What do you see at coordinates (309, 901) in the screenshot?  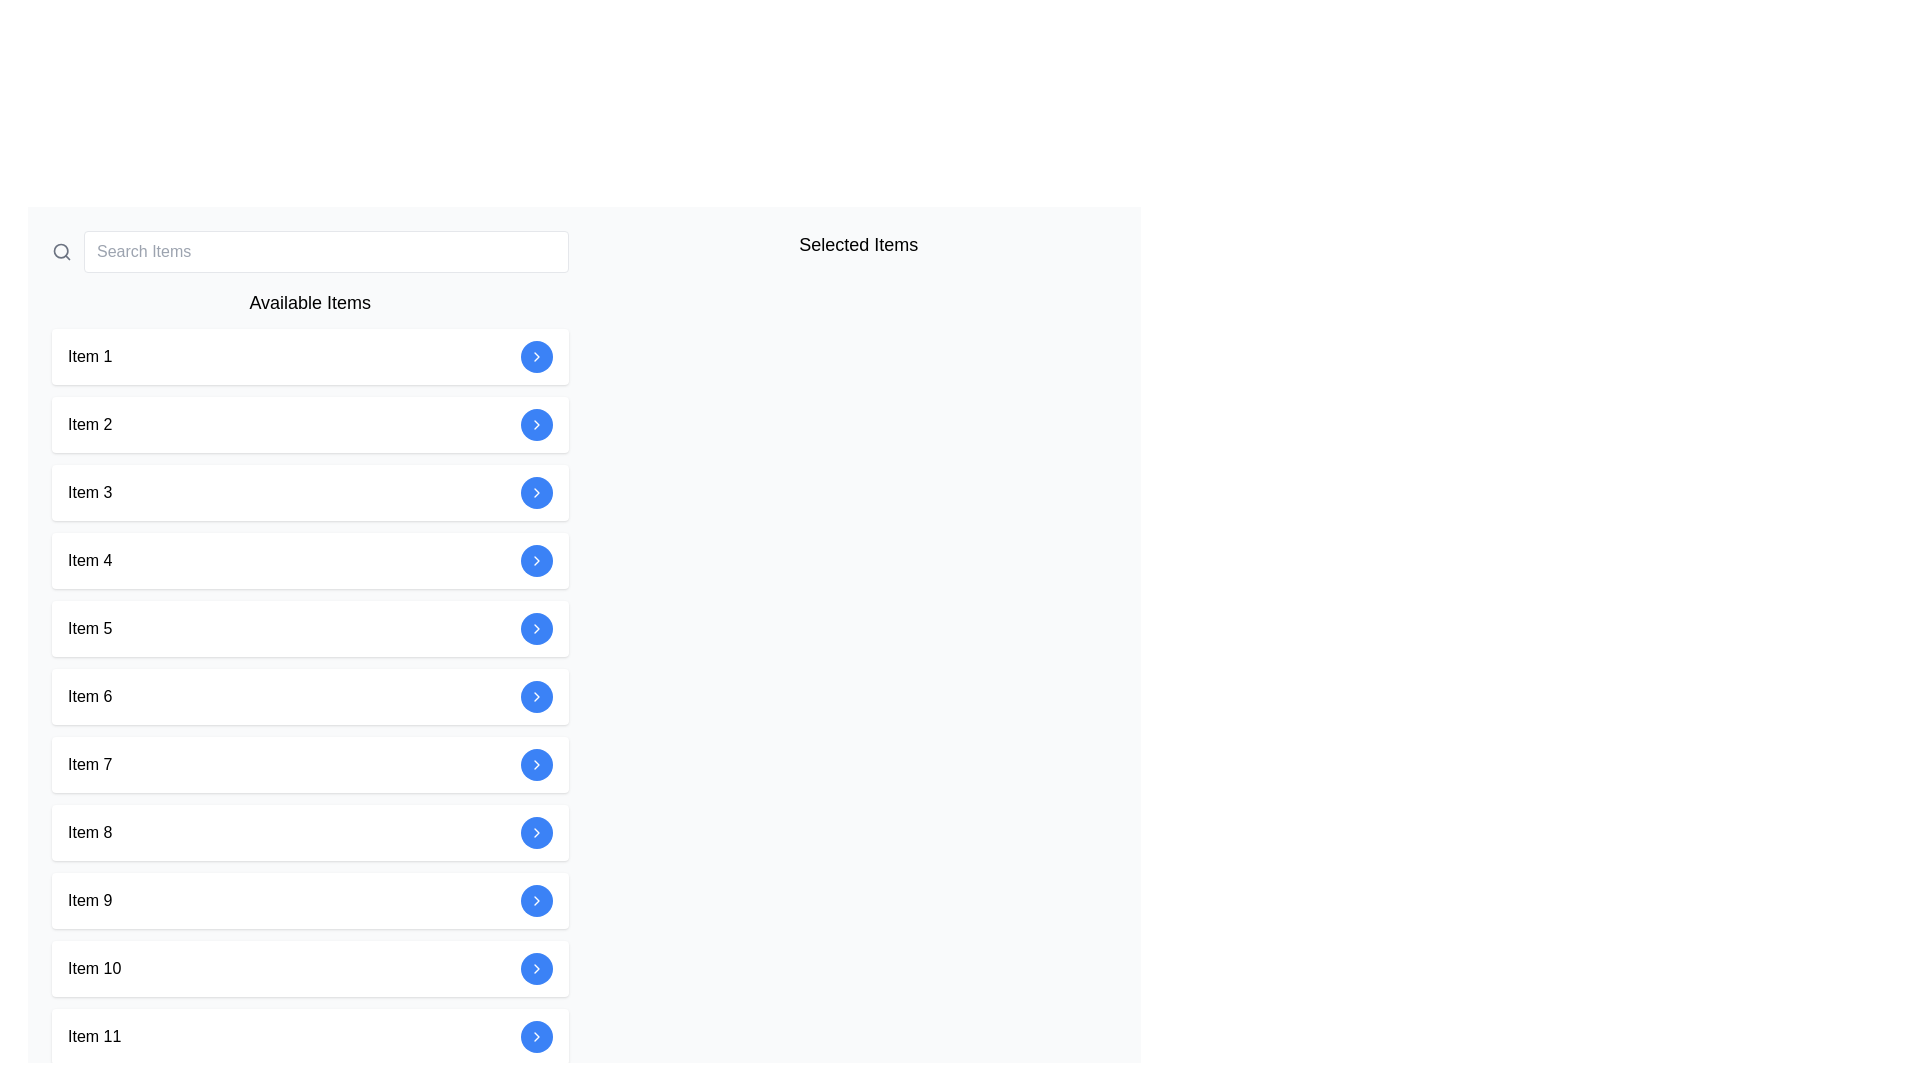 I see `the List Item labeled 'Item 9' which has a white background, rounded corners, and a blue circular button with a right arrow` at bounding box center [309, 901].